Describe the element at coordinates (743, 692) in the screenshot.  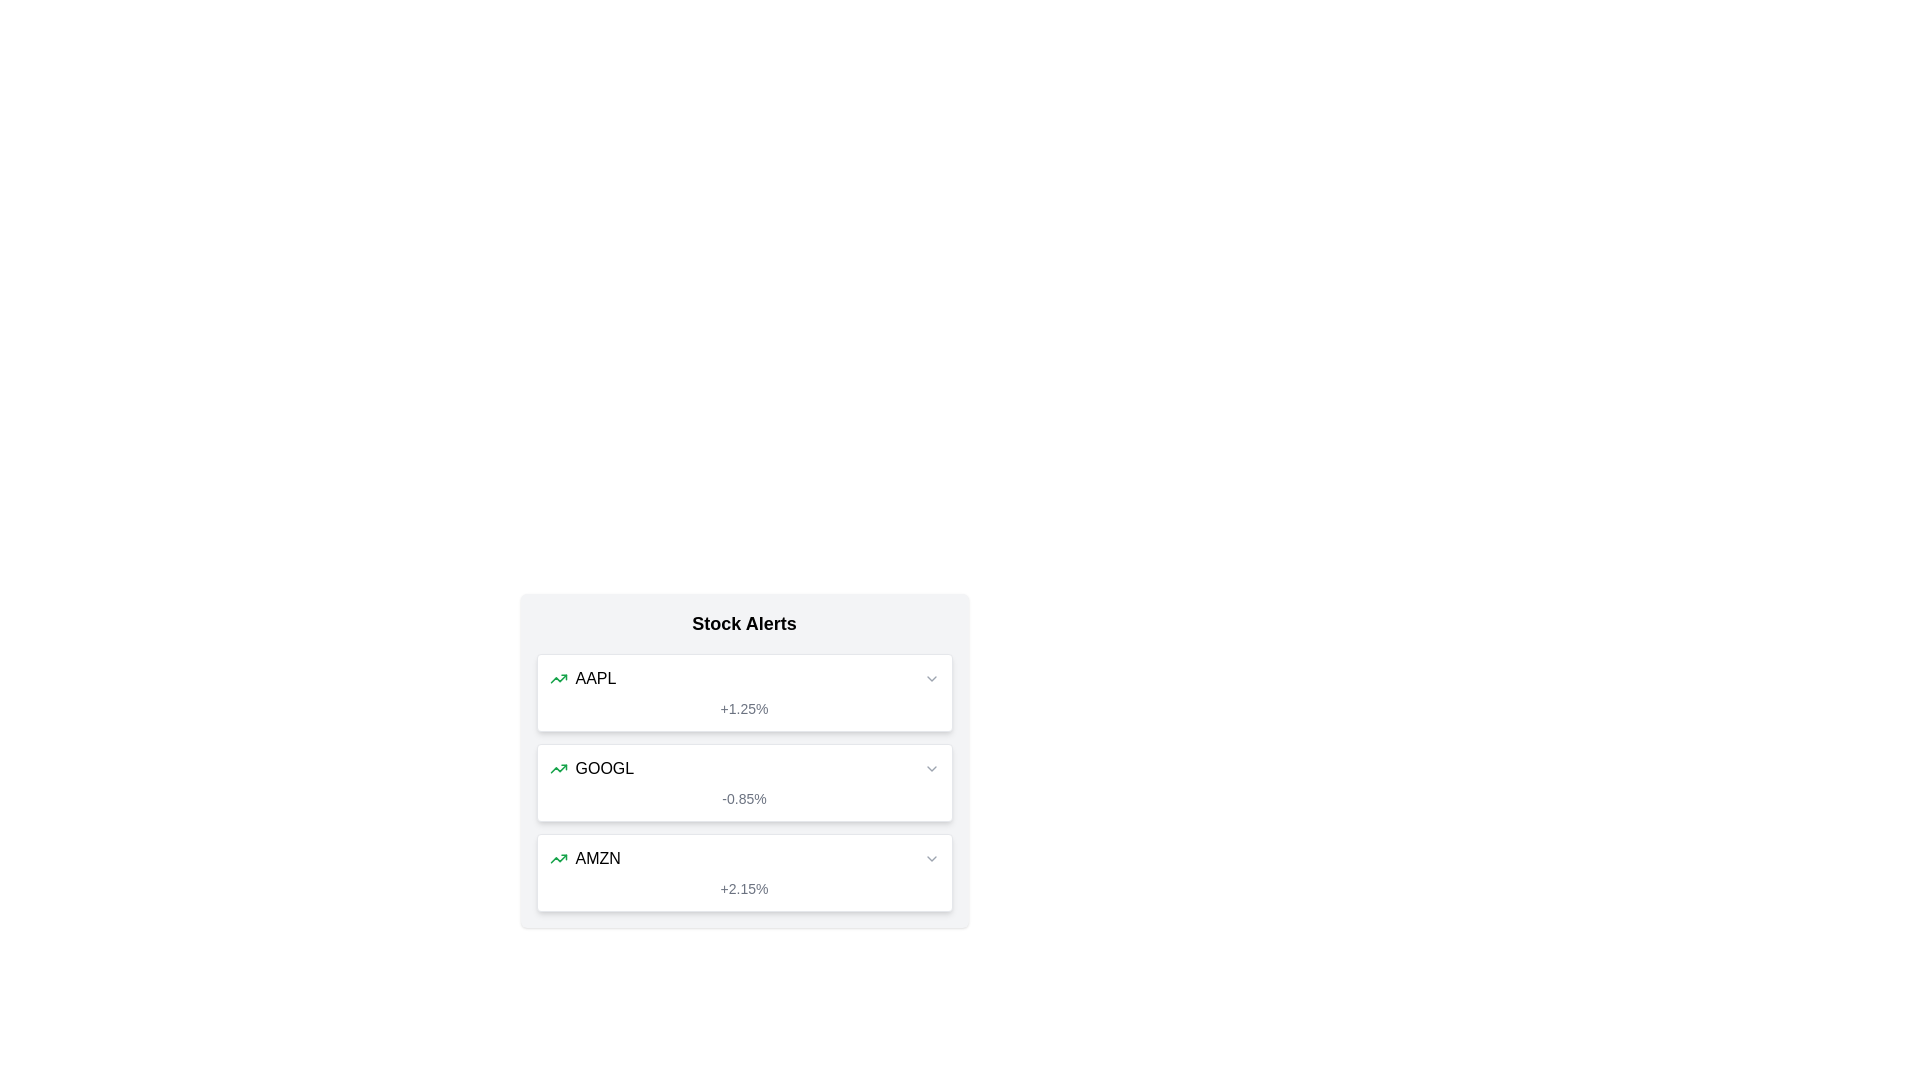
I see `the stock information displayed within the Information card for 'AAPL', which includes its current trend and percentage change in value` at that location.